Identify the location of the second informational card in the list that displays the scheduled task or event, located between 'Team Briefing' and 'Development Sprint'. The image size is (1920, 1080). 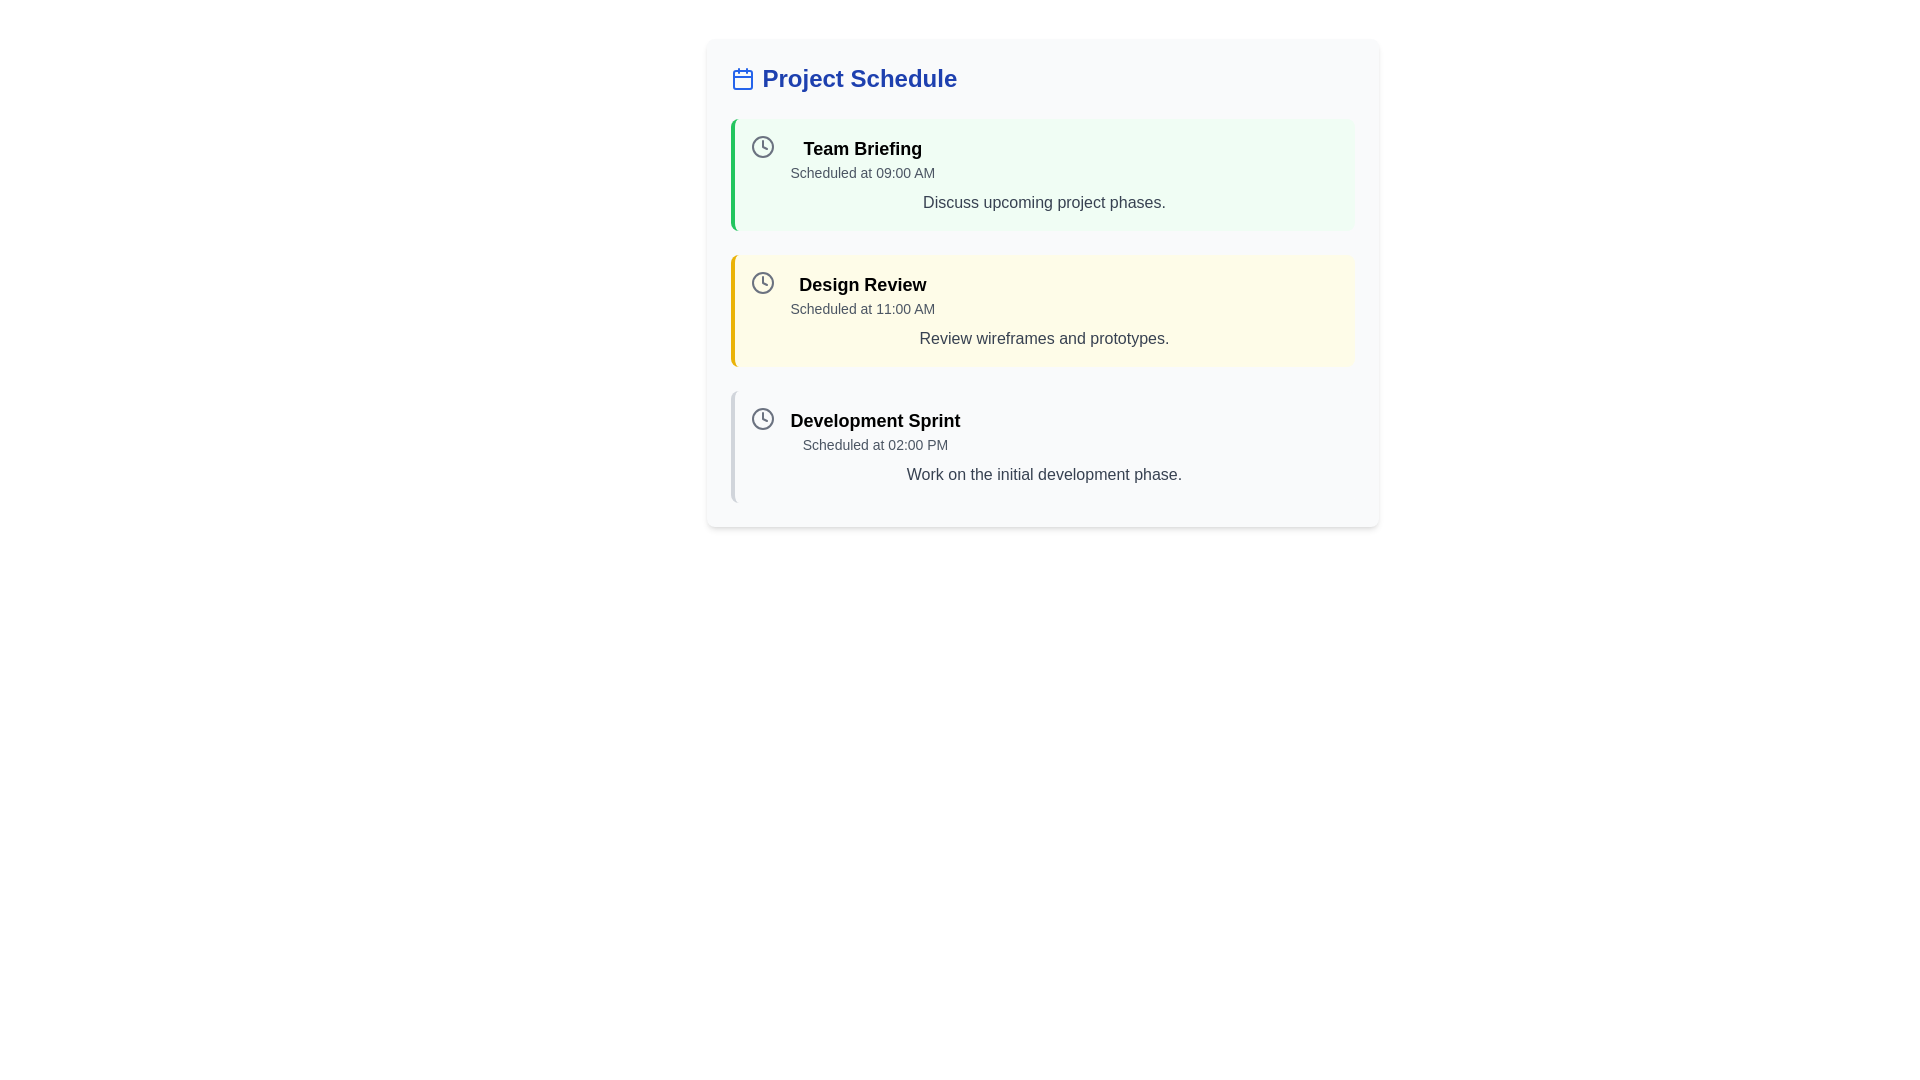
(1041, 311).